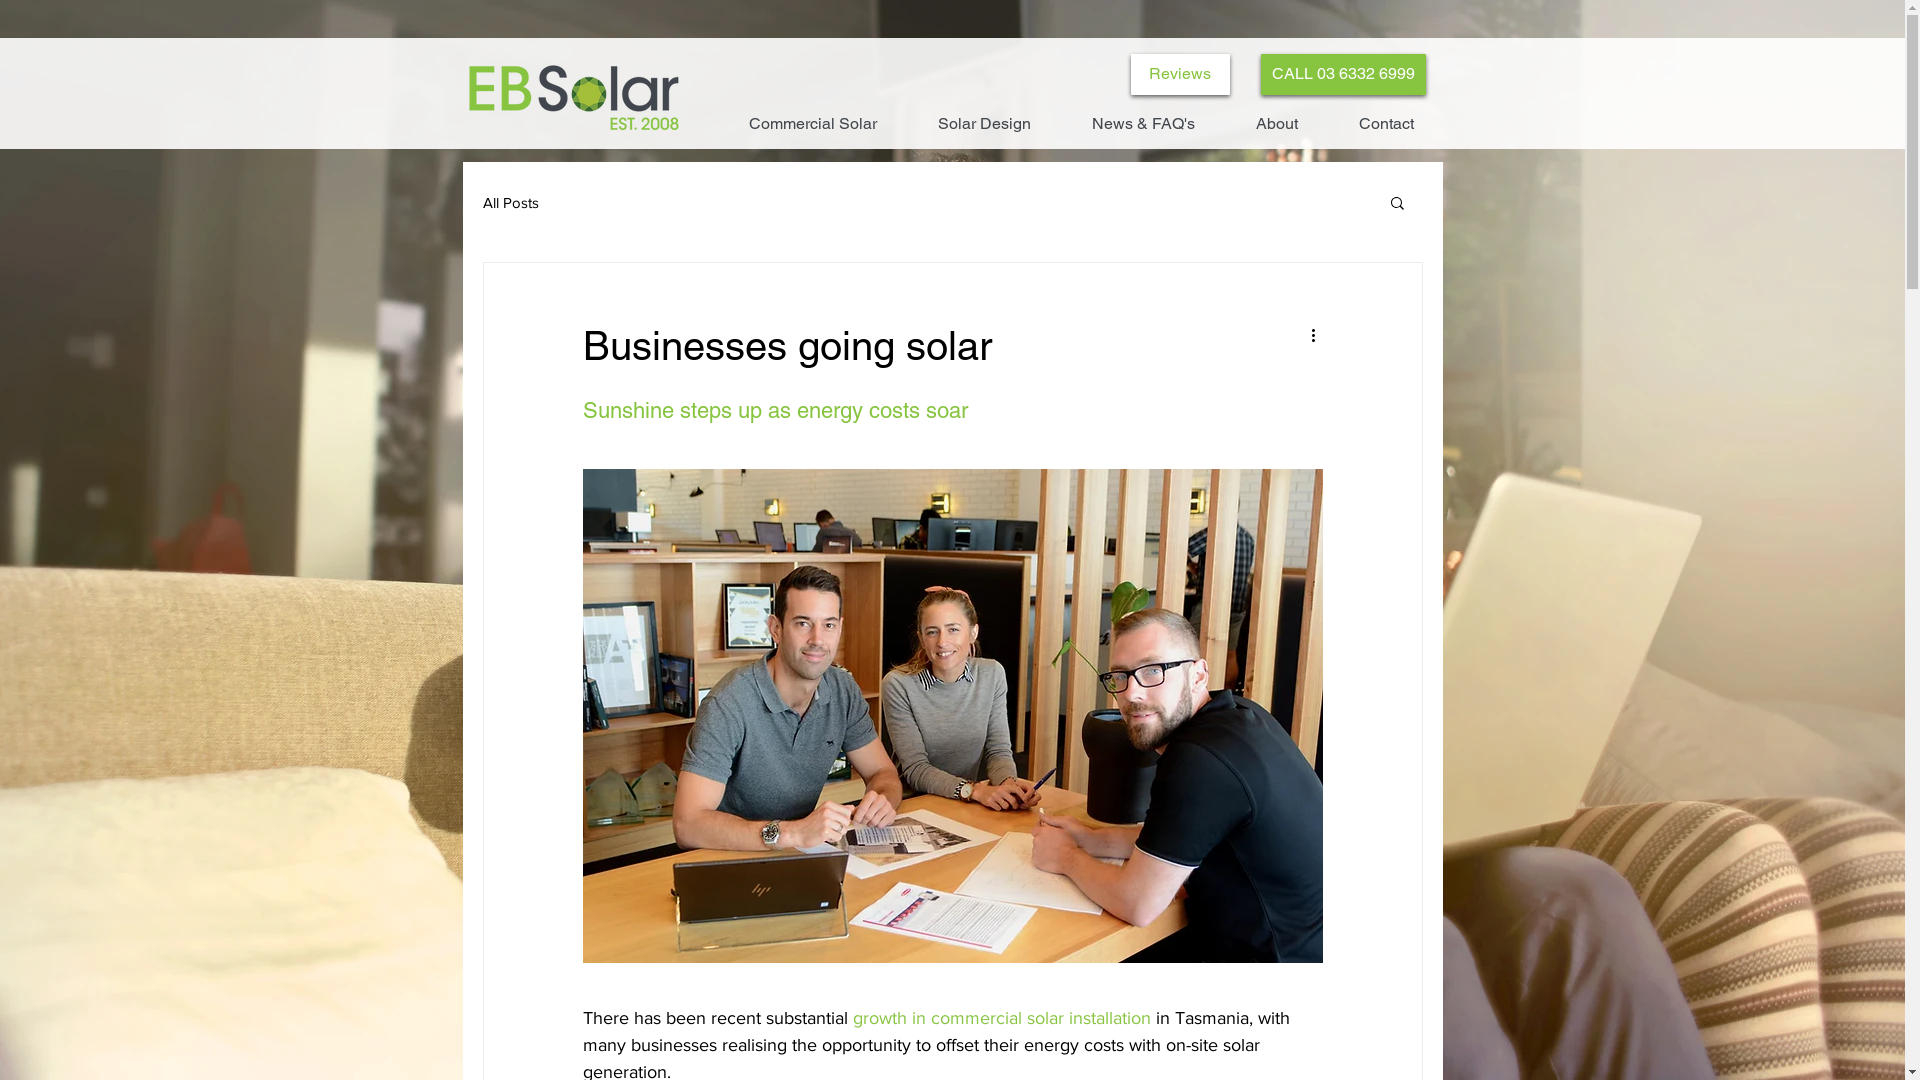  I want to click on 'News & FAQ's', so click(1060, 123).